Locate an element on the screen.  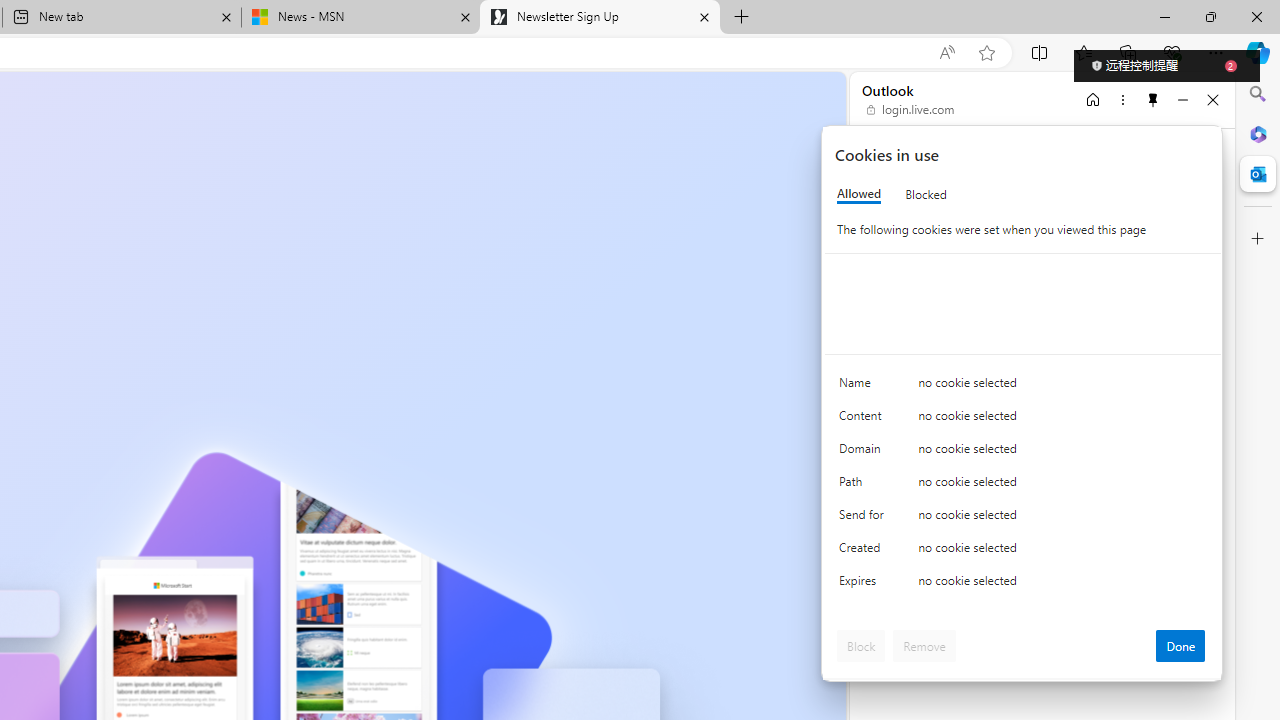
'Done' is located at coordinates (1180, 645).